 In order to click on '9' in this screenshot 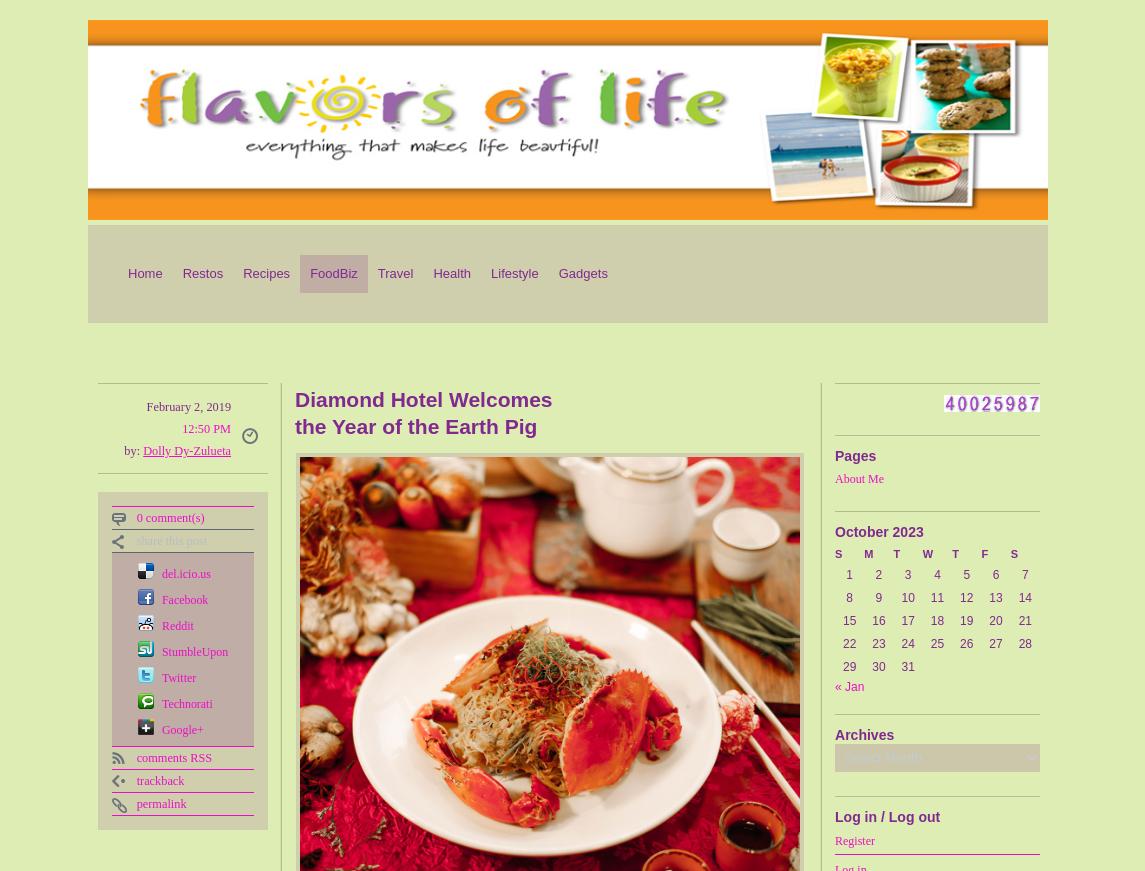, I will do `click(878, 597)`.